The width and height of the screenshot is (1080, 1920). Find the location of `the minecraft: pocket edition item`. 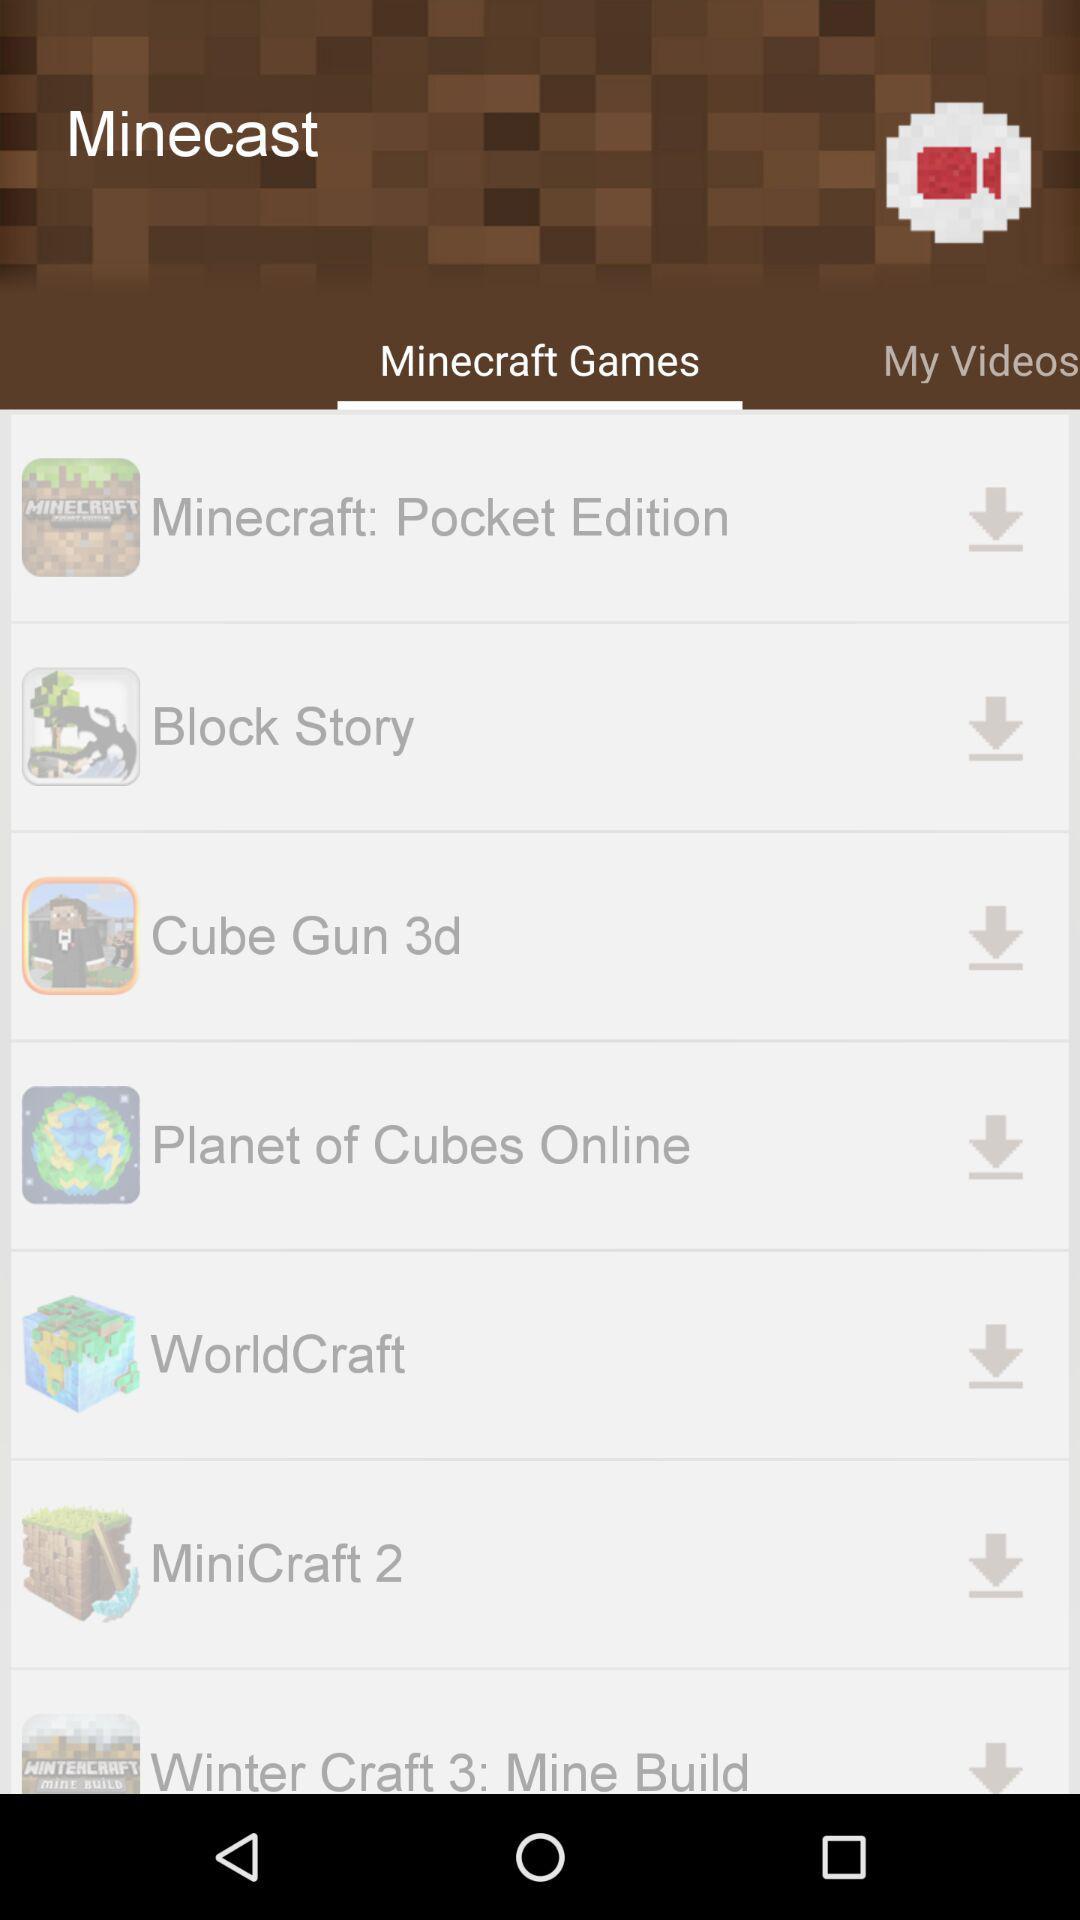

the minecraft: pocket edition item is located at coordinates (608, 517).